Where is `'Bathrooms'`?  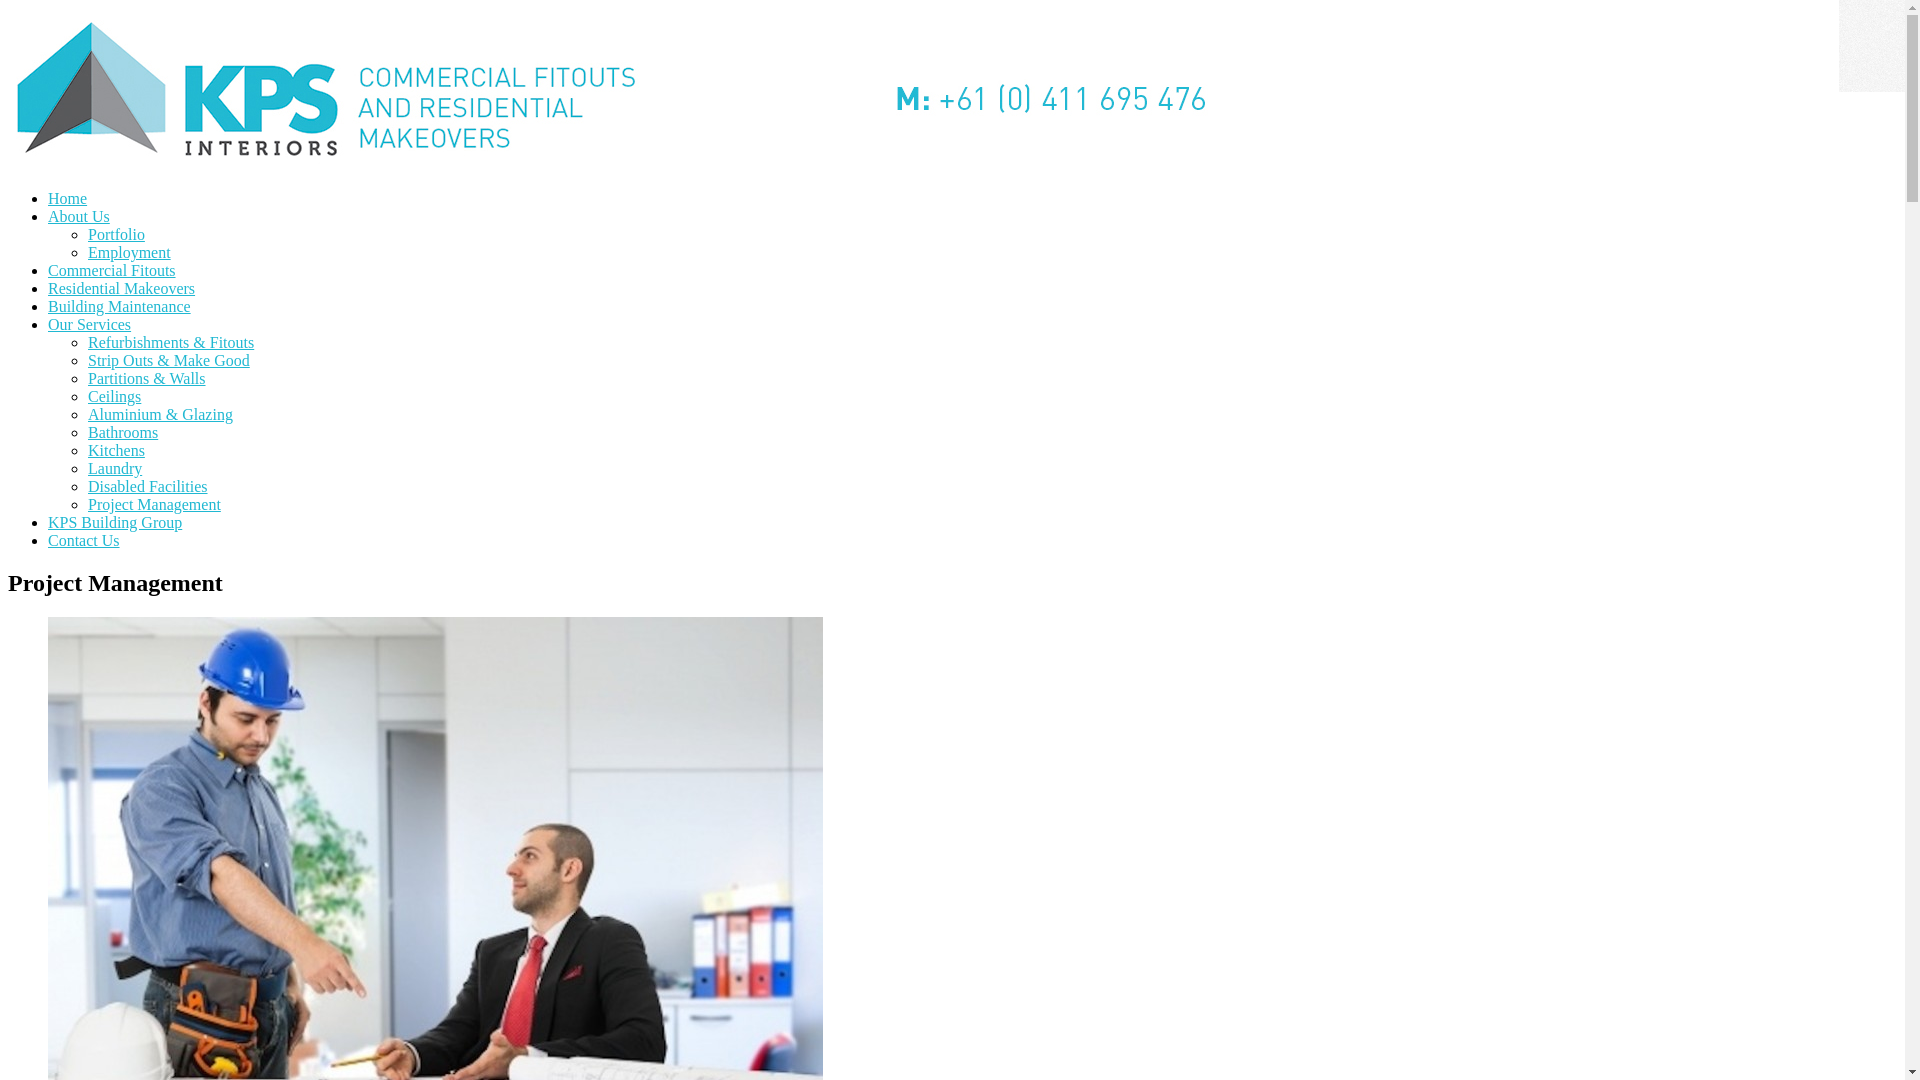 'Bathrooms' is located at coordinates (122, 431).